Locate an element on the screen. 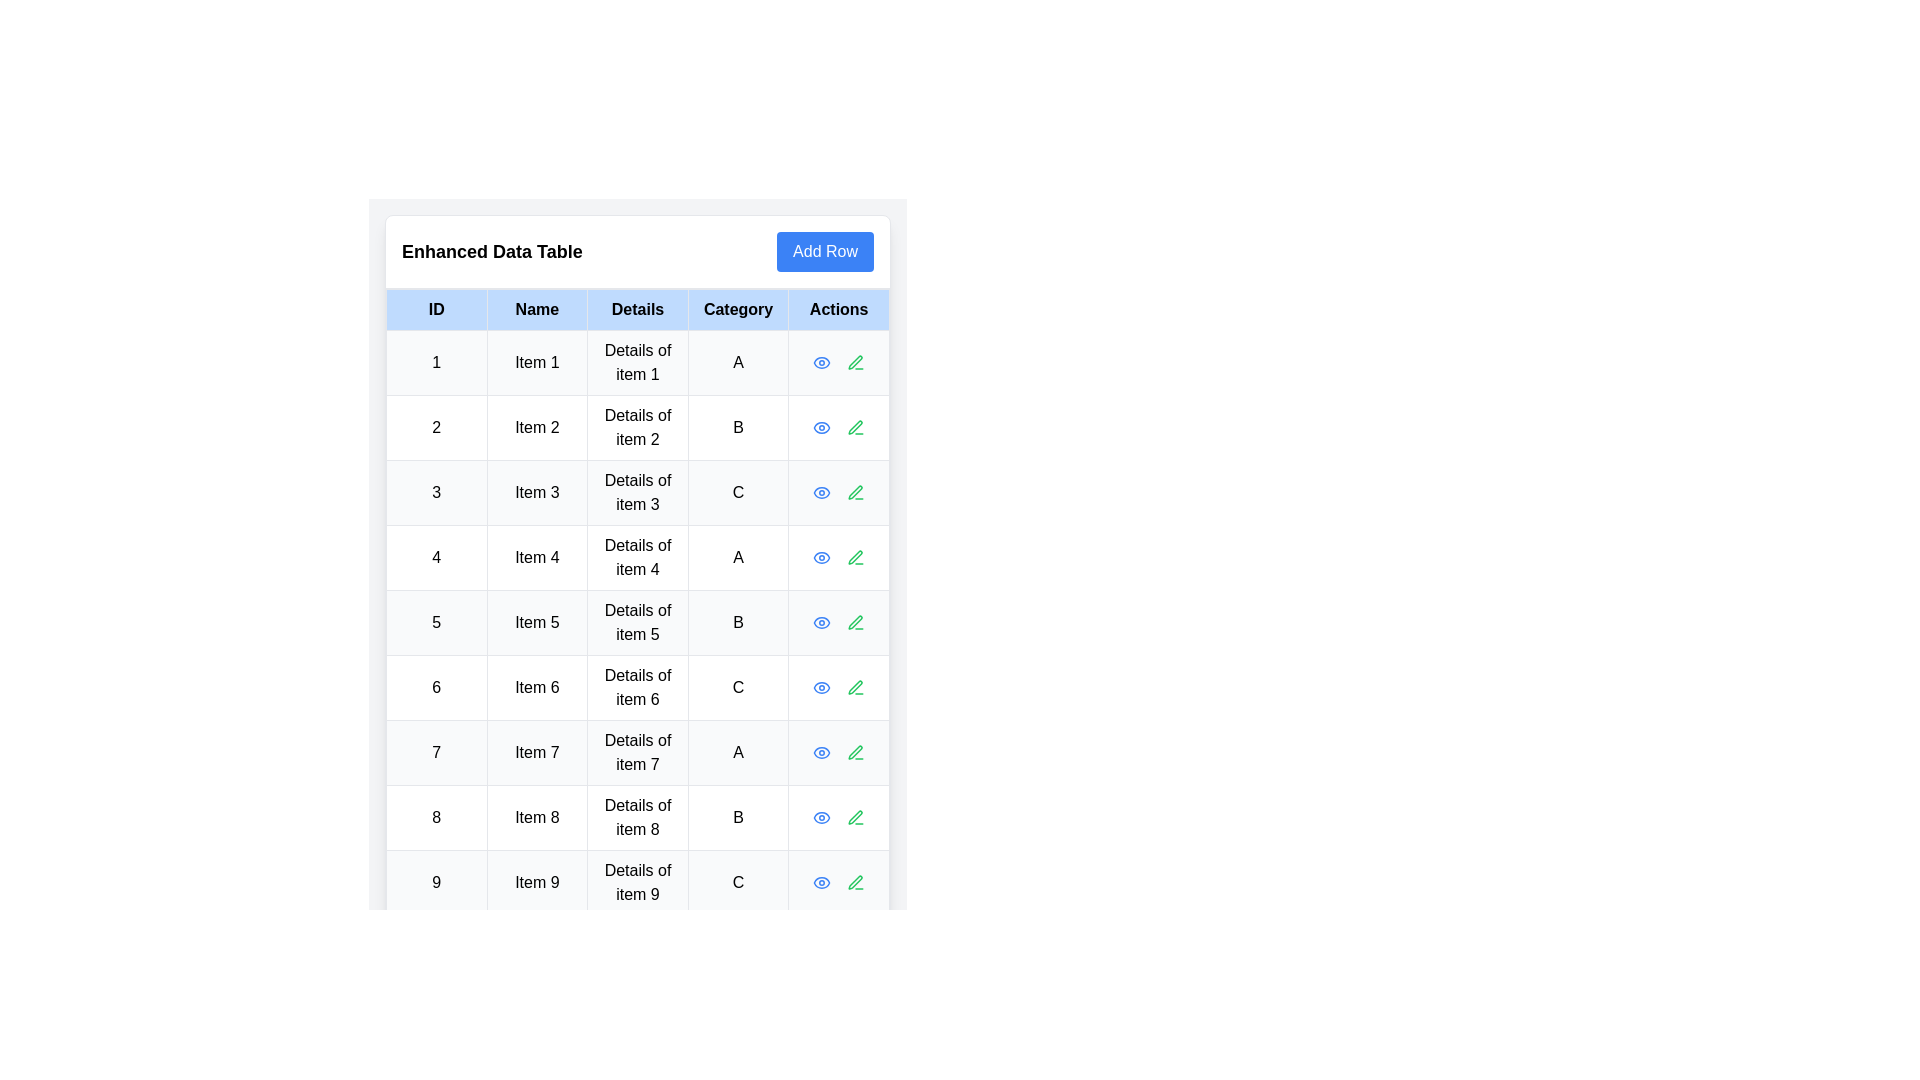 This screenshot has width=1920, height=1080. the table cell containing the text 'Details of item 4' in the fourth row and third column of the table is located at coordinates (637, 558).